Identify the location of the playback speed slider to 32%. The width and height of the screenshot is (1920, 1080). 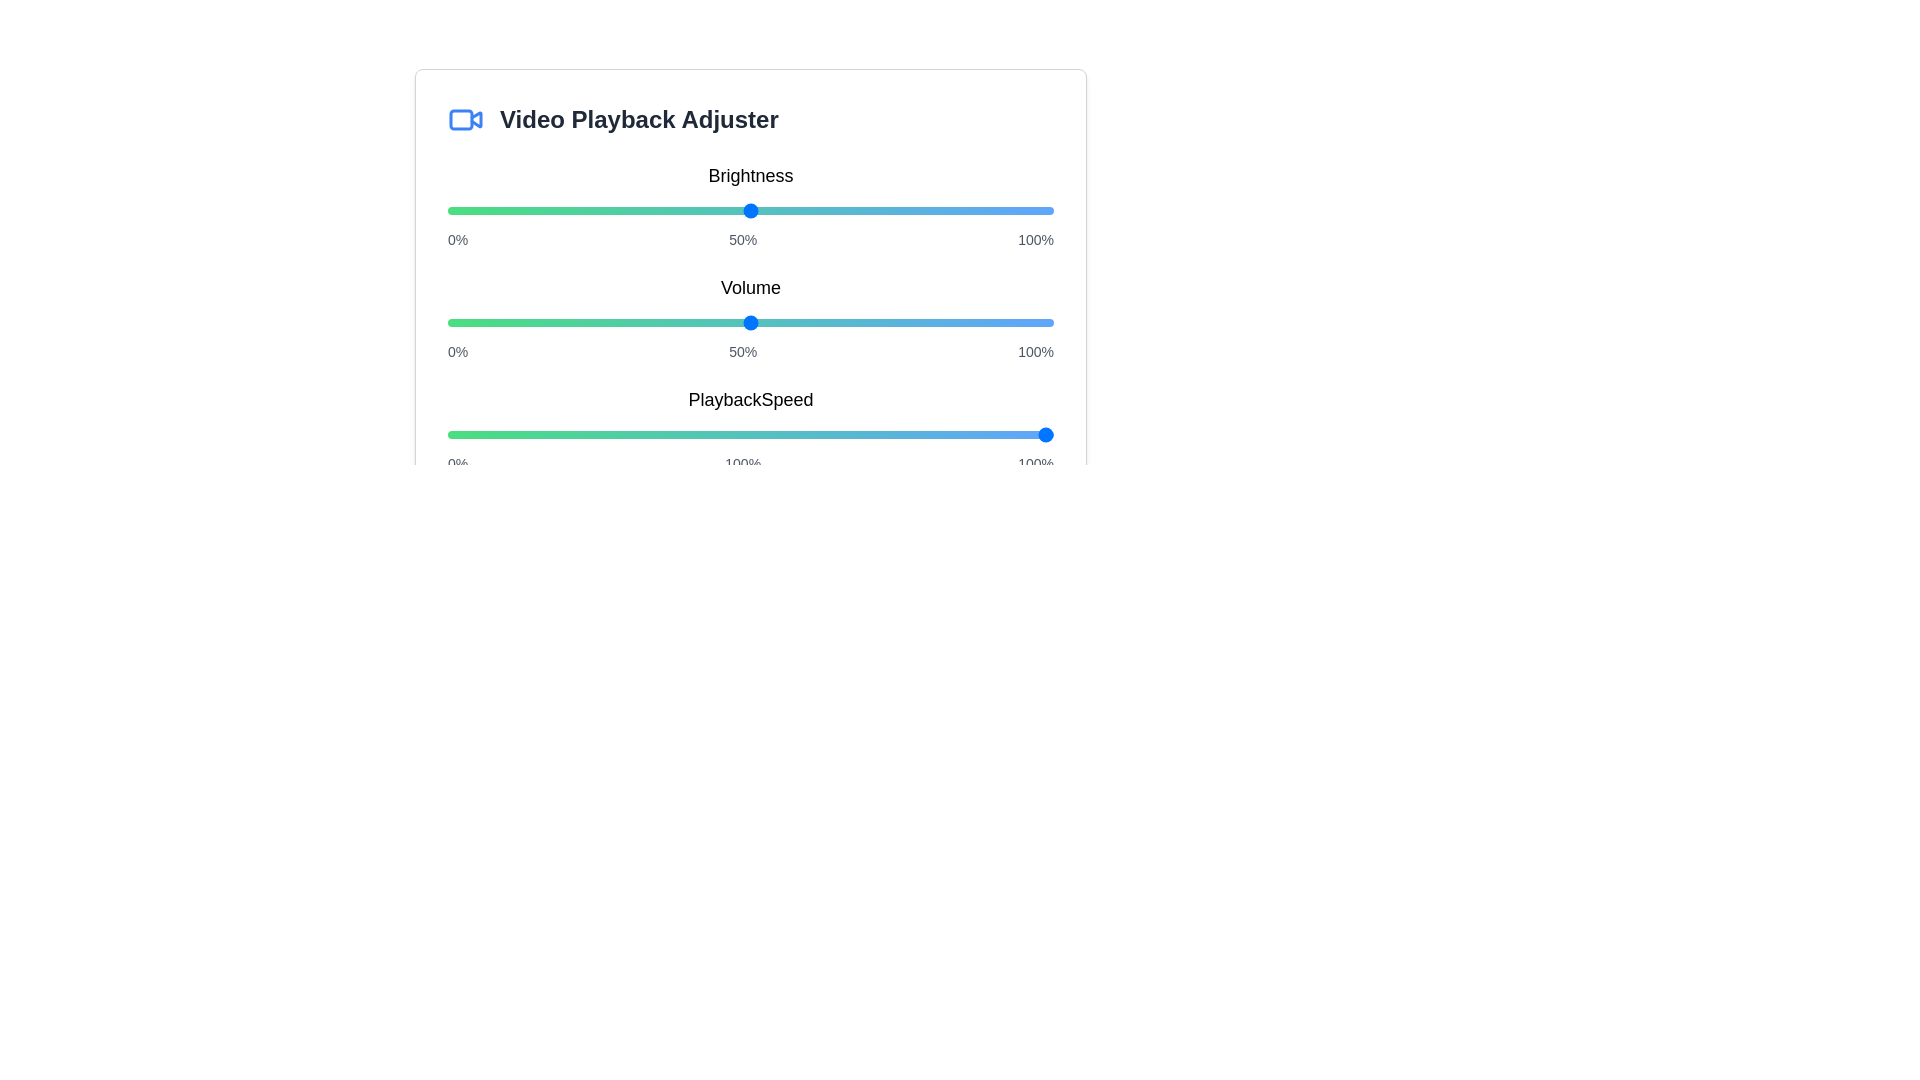
(641, 434).